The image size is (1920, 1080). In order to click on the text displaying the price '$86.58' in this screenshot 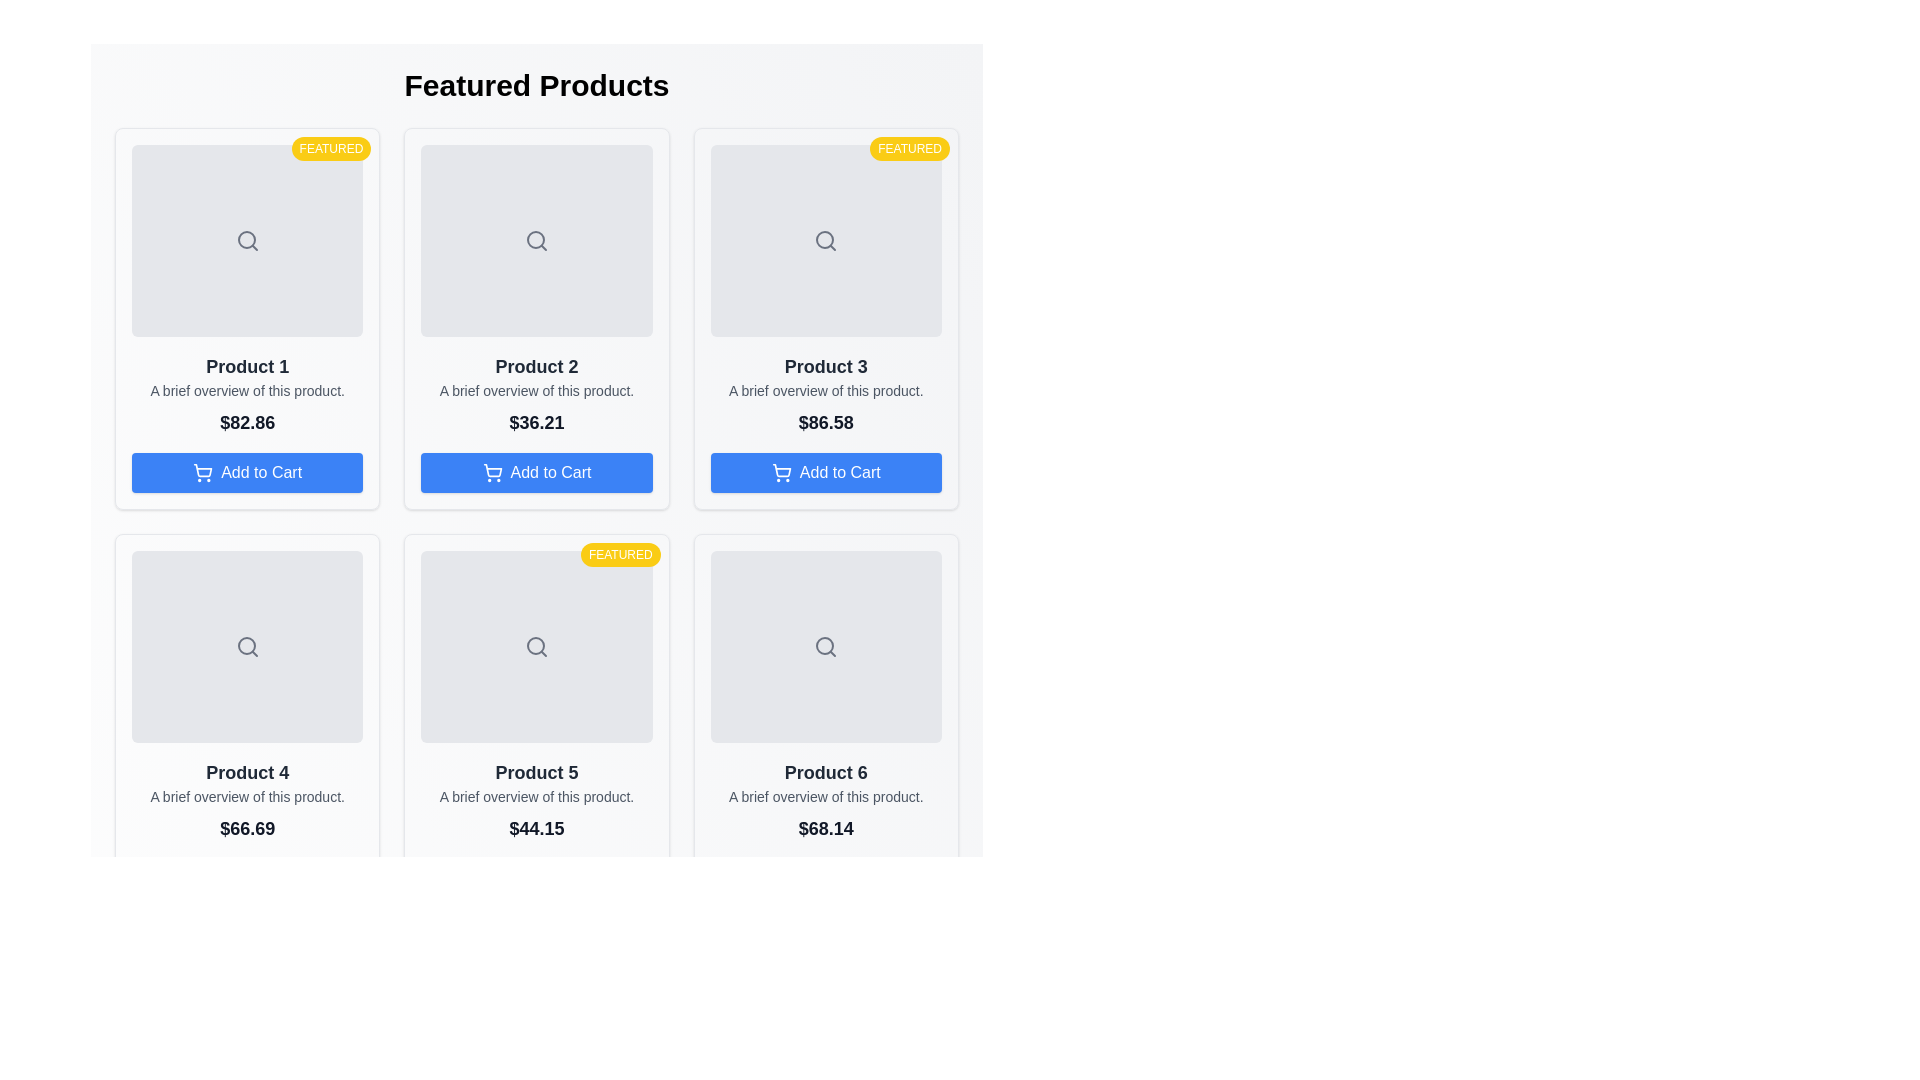, I will do `click(826, 422)`.